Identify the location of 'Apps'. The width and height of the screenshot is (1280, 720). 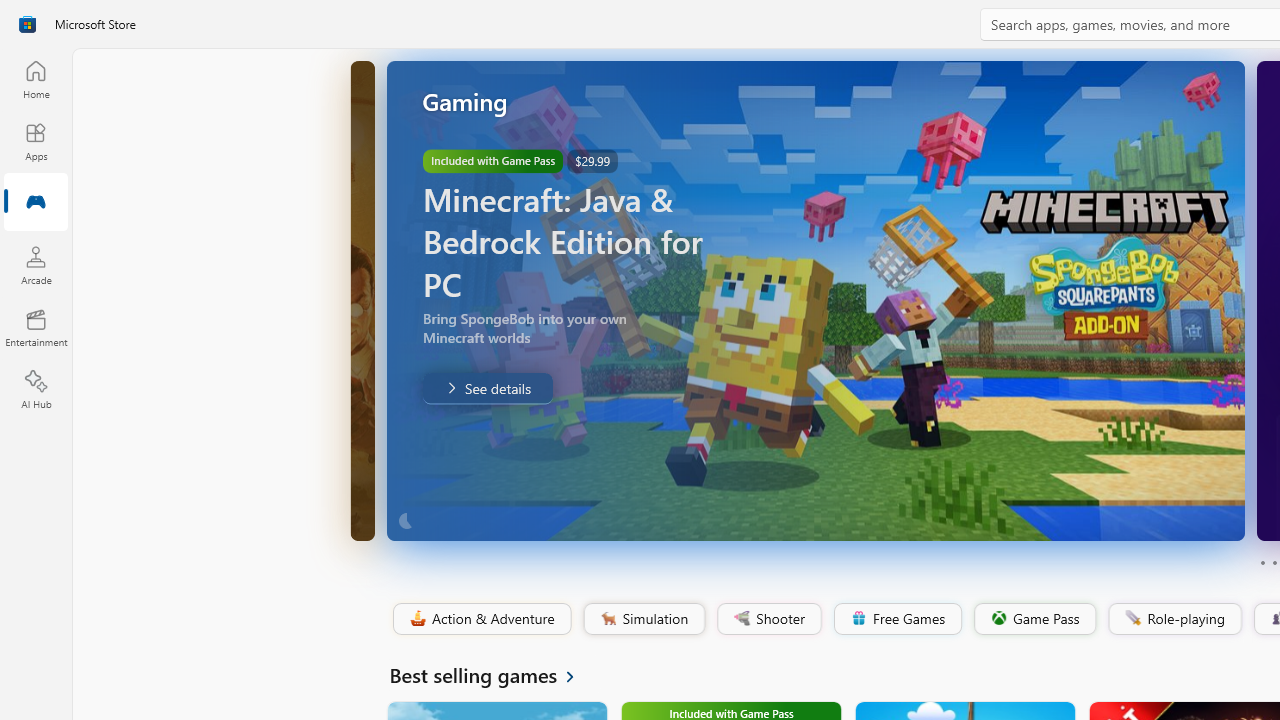
(35, 140).